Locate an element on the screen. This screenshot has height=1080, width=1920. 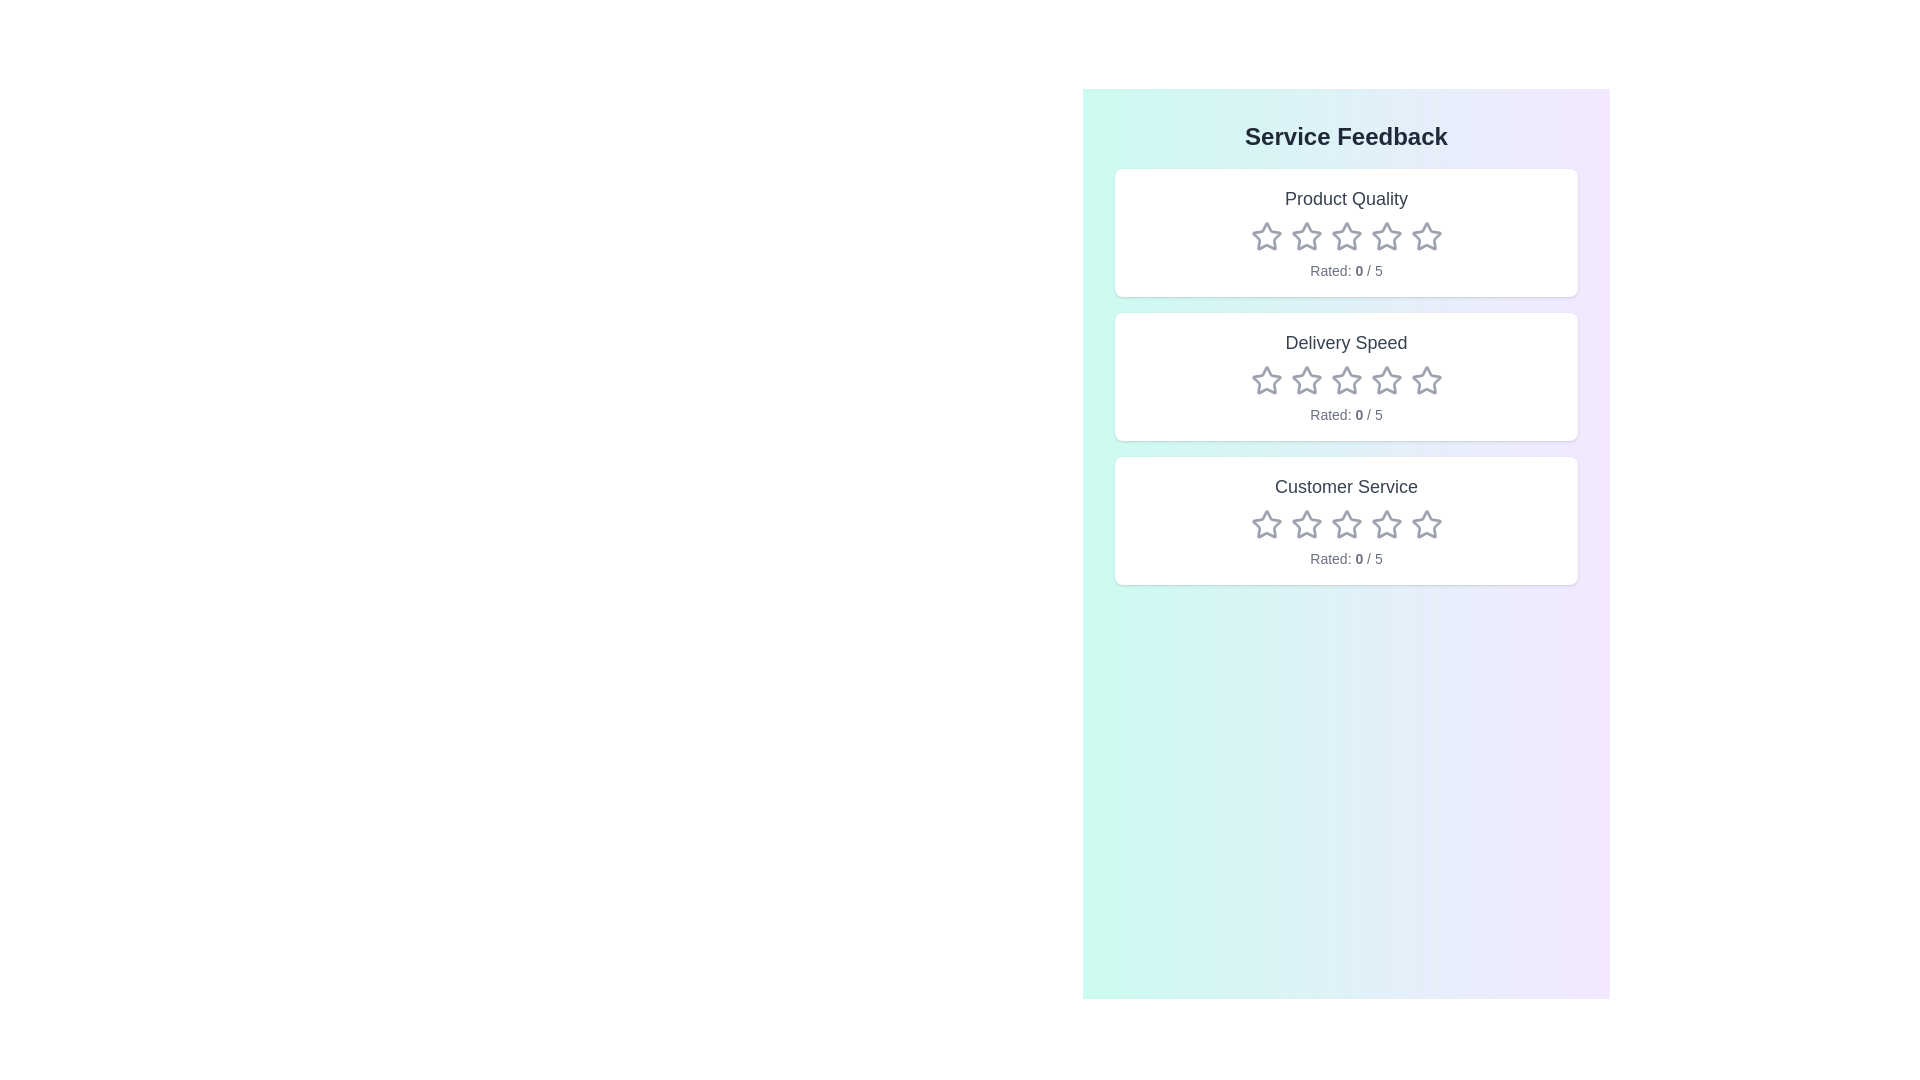
the rating for the category Product Quality to 5 stars is located at coordinates (1425, 235).